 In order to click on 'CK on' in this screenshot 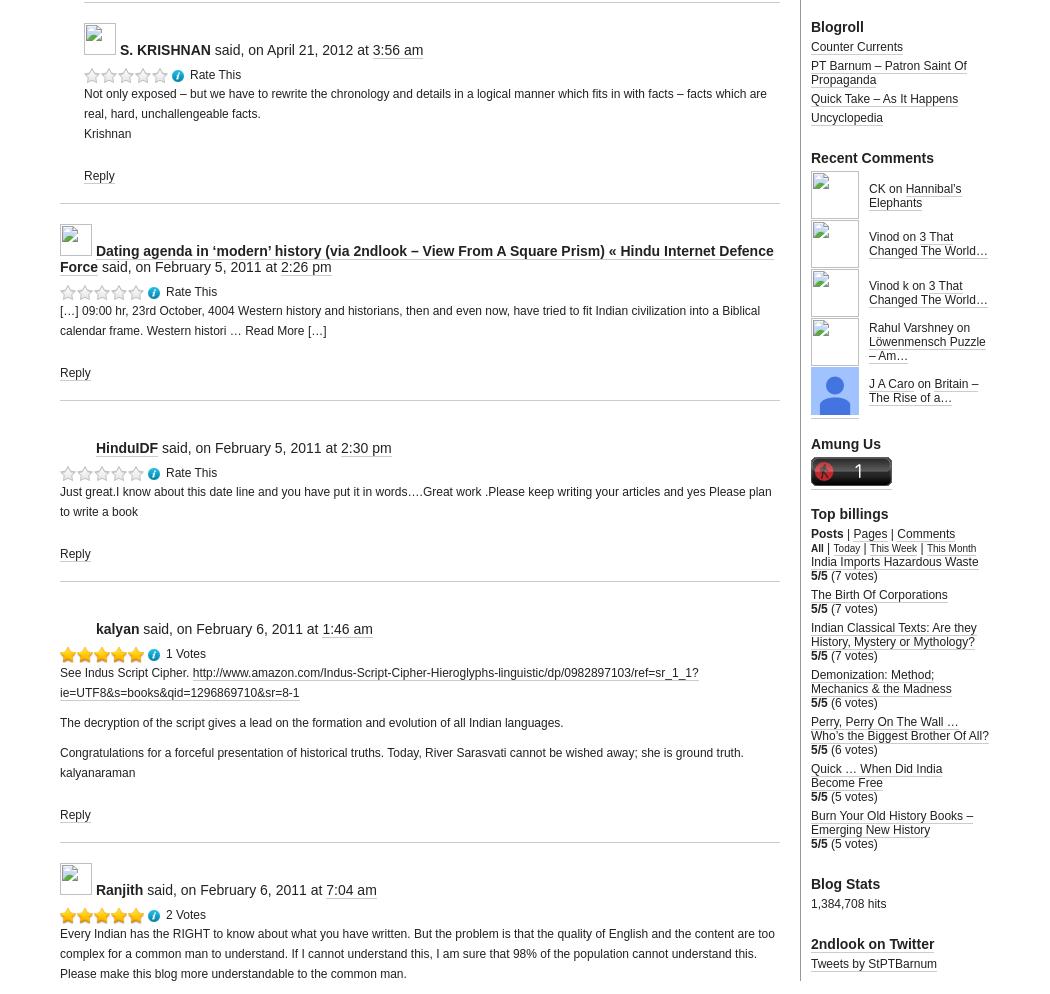, I will do `click(867, 186)`.